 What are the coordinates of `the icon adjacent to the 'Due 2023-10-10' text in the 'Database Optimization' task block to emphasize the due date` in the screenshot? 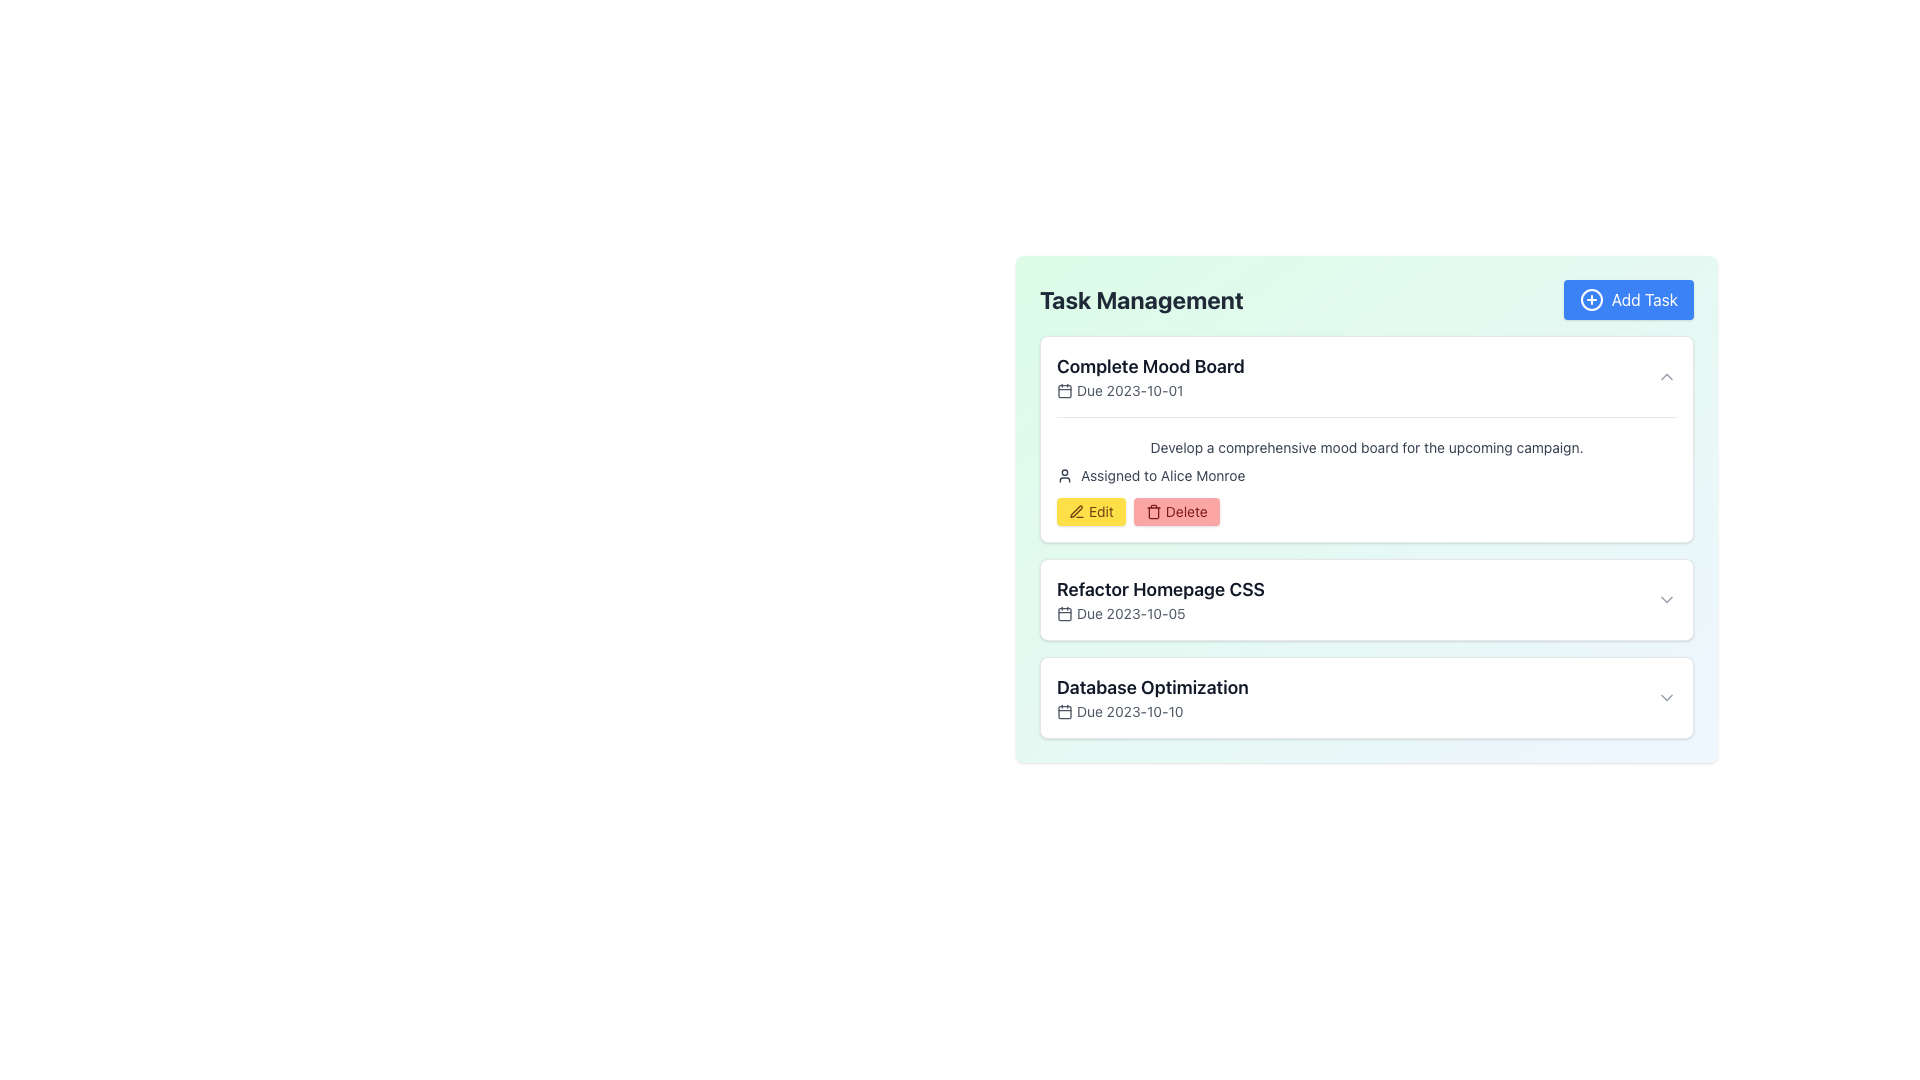 It's located at (1064, 711).